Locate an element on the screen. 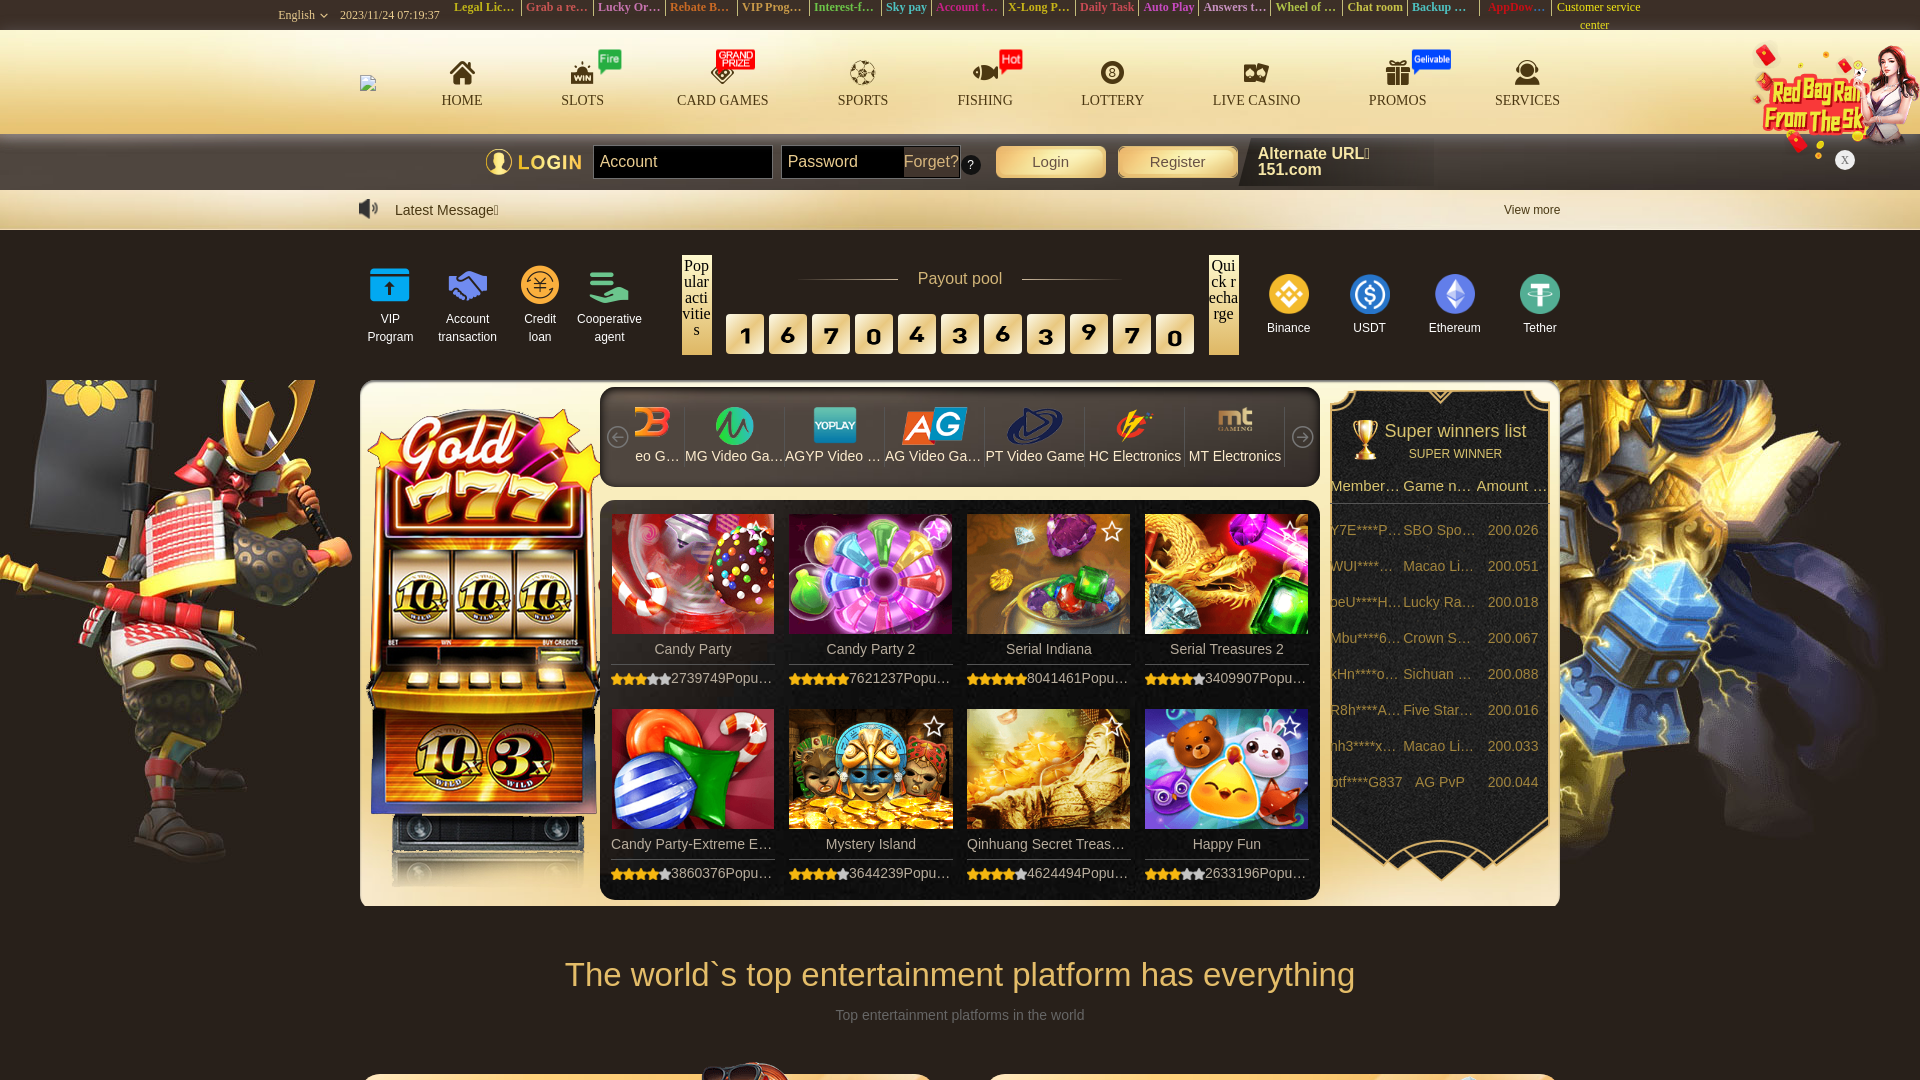 The height and width of the screenshot is (1080, 1920). 'HOME' is located at coordinates (460, 81).